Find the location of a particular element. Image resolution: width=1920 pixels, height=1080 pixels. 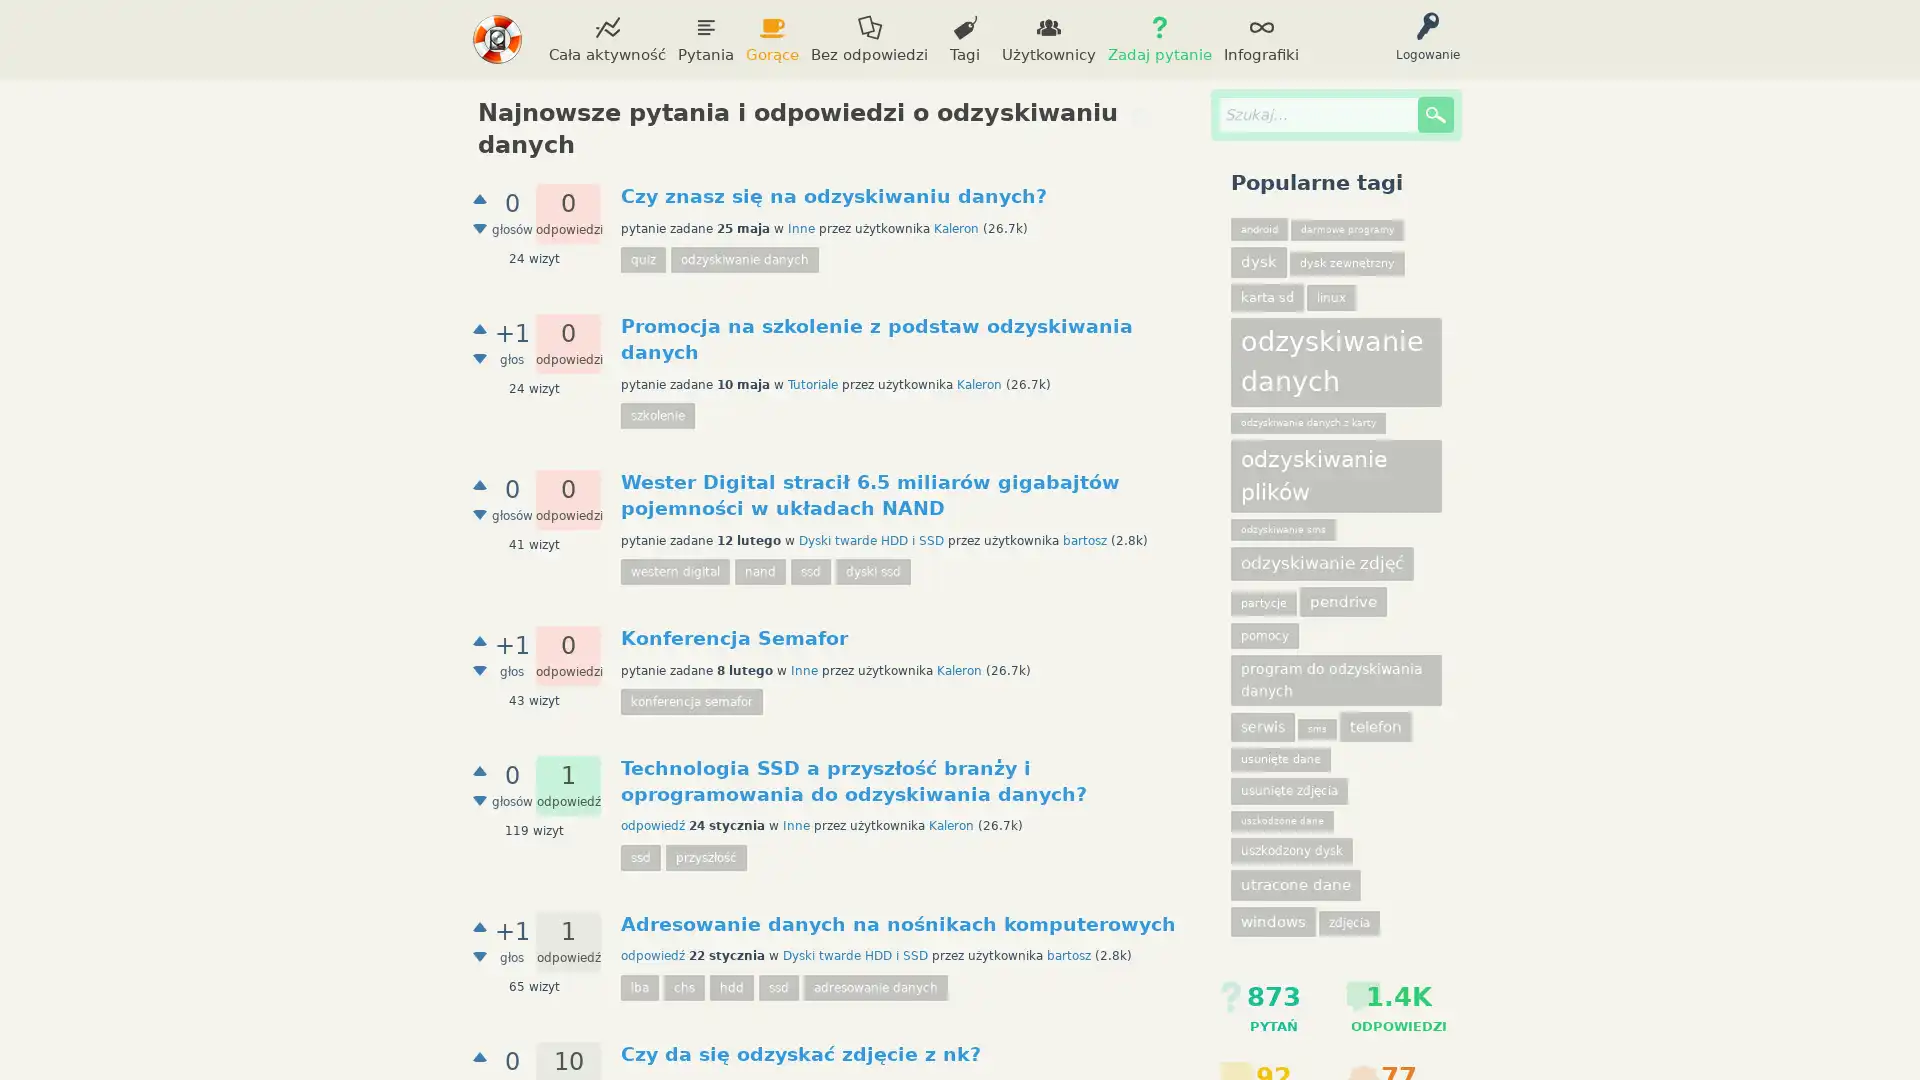

Szukaj is located at coordinates (1434, 115).